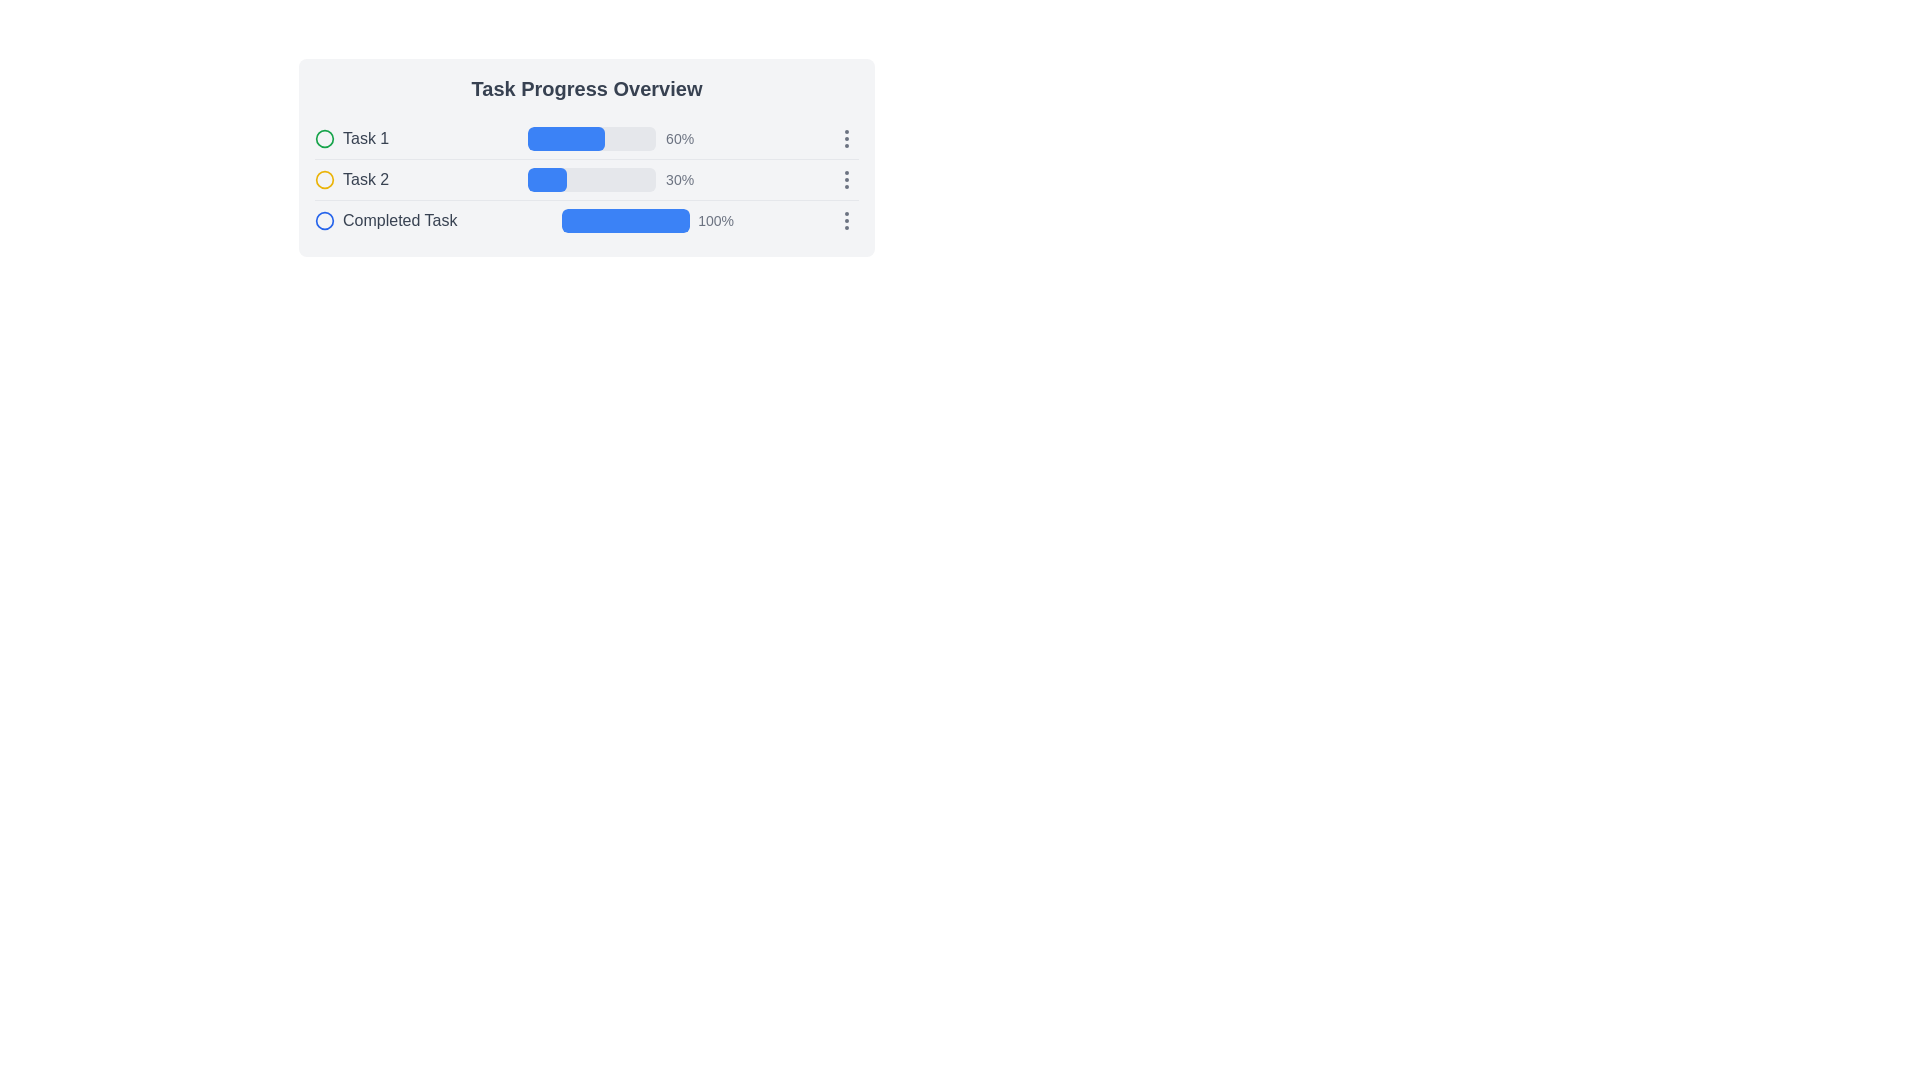  I want to click on the Indicator Icon, which is a circular icon with a green border and a white fill, located to the immediate left of the label 'Task 1' in the task listing, so click(325, 137).